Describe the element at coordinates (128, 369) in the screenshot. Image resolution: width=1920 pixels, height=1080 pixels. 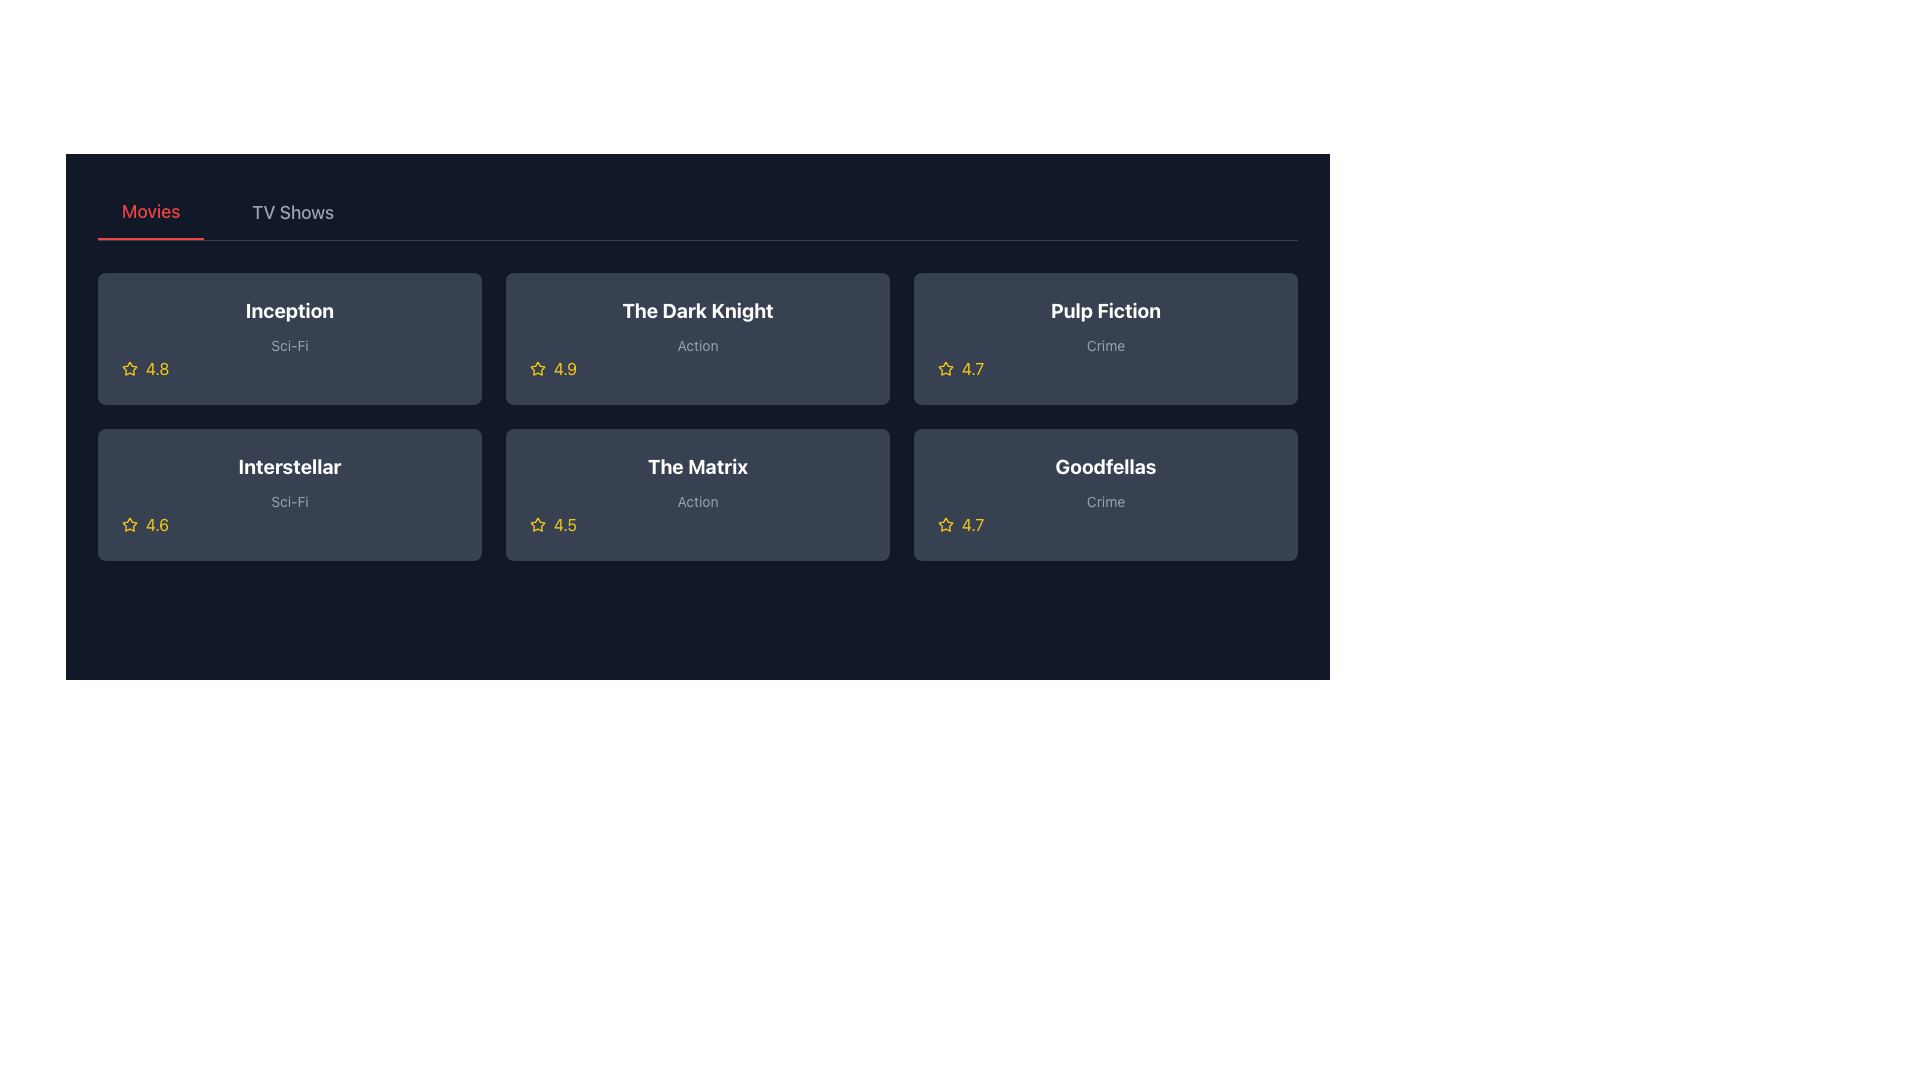
I see `the star icon representing the rating for the movie 'Inception', located in the upper-left card of the grid layout in the 'Movies' section` at that location.